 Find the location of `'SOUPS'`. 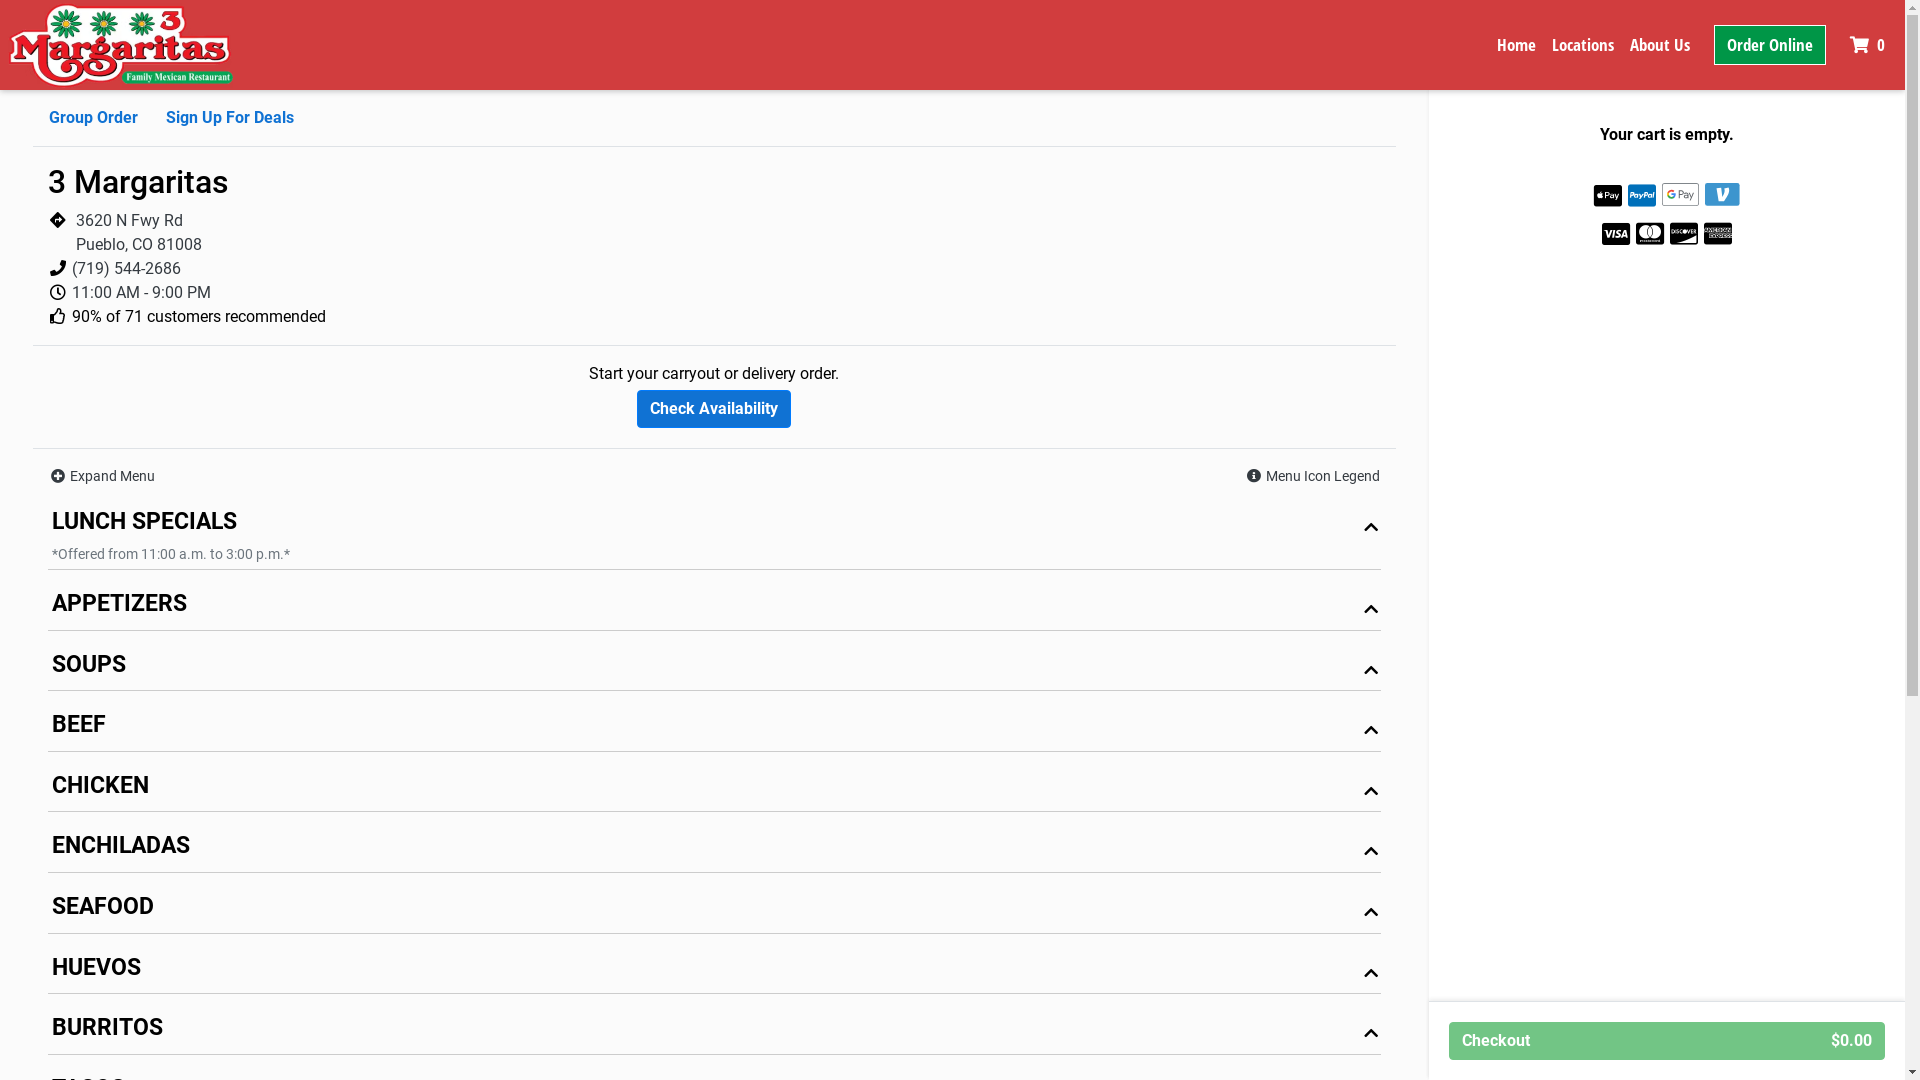

'SOUPS' is located at coordinates (714, 669).